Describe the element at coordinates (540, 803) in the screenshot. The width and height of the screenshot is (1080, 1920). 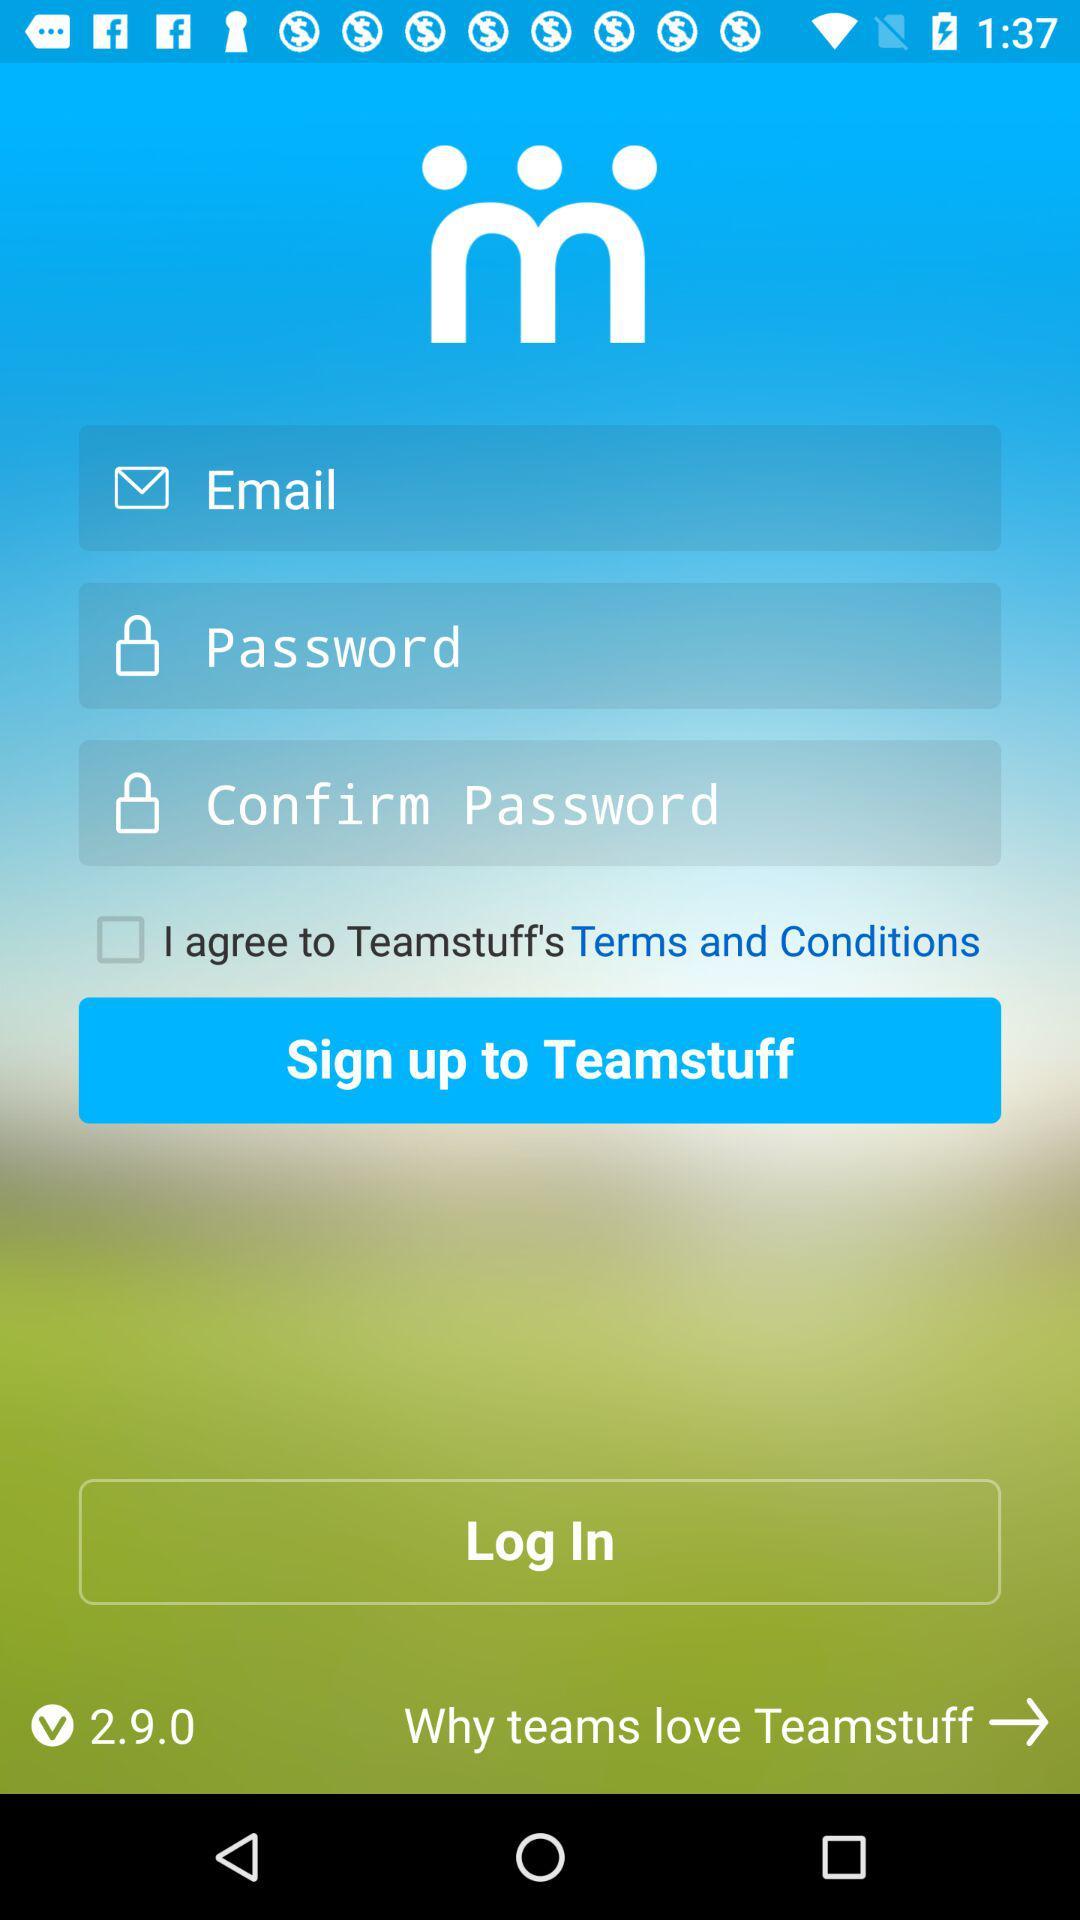
I see `confirm pass work box` at that location.